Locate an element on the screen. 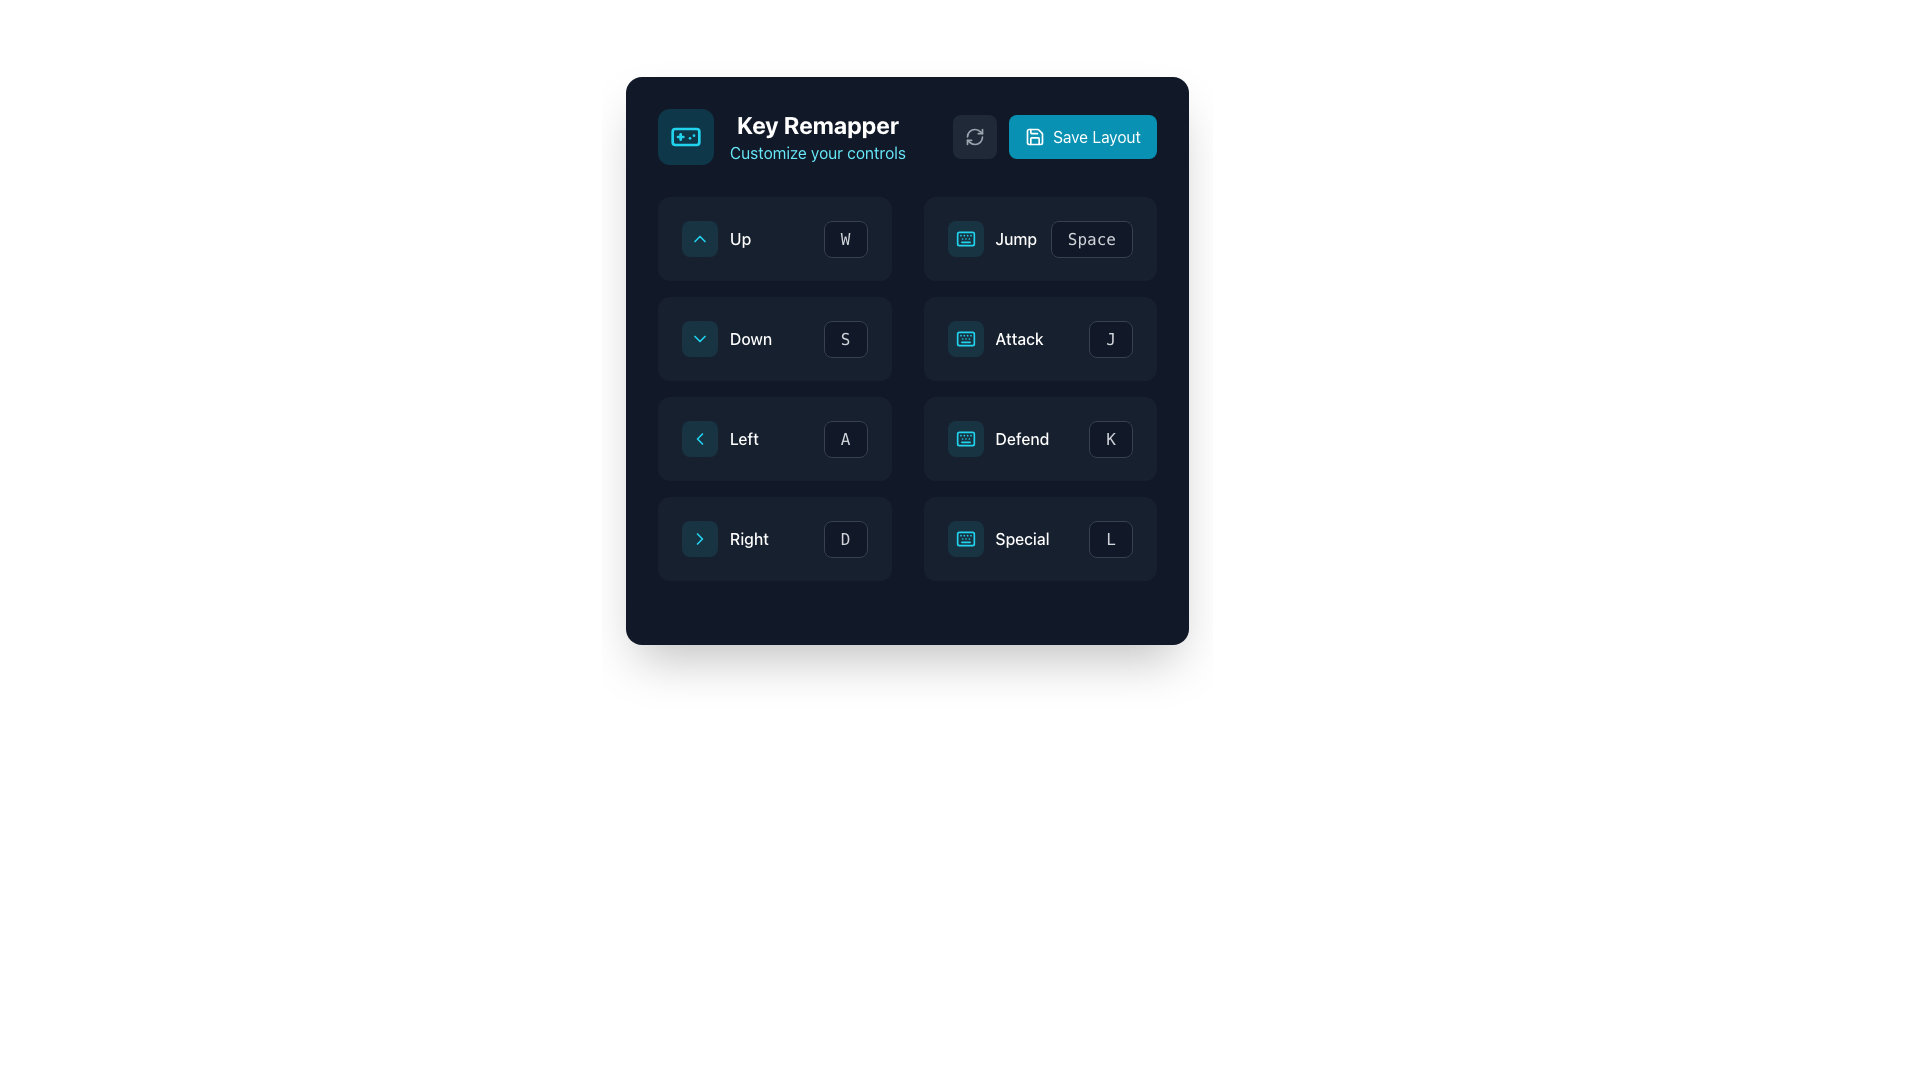 This screenshot has width=1920, height=1080. the second interactive button in the third row of the key mappings grid, which is adjacent to the 'Jump' label is located at coordinates (1090, 238).